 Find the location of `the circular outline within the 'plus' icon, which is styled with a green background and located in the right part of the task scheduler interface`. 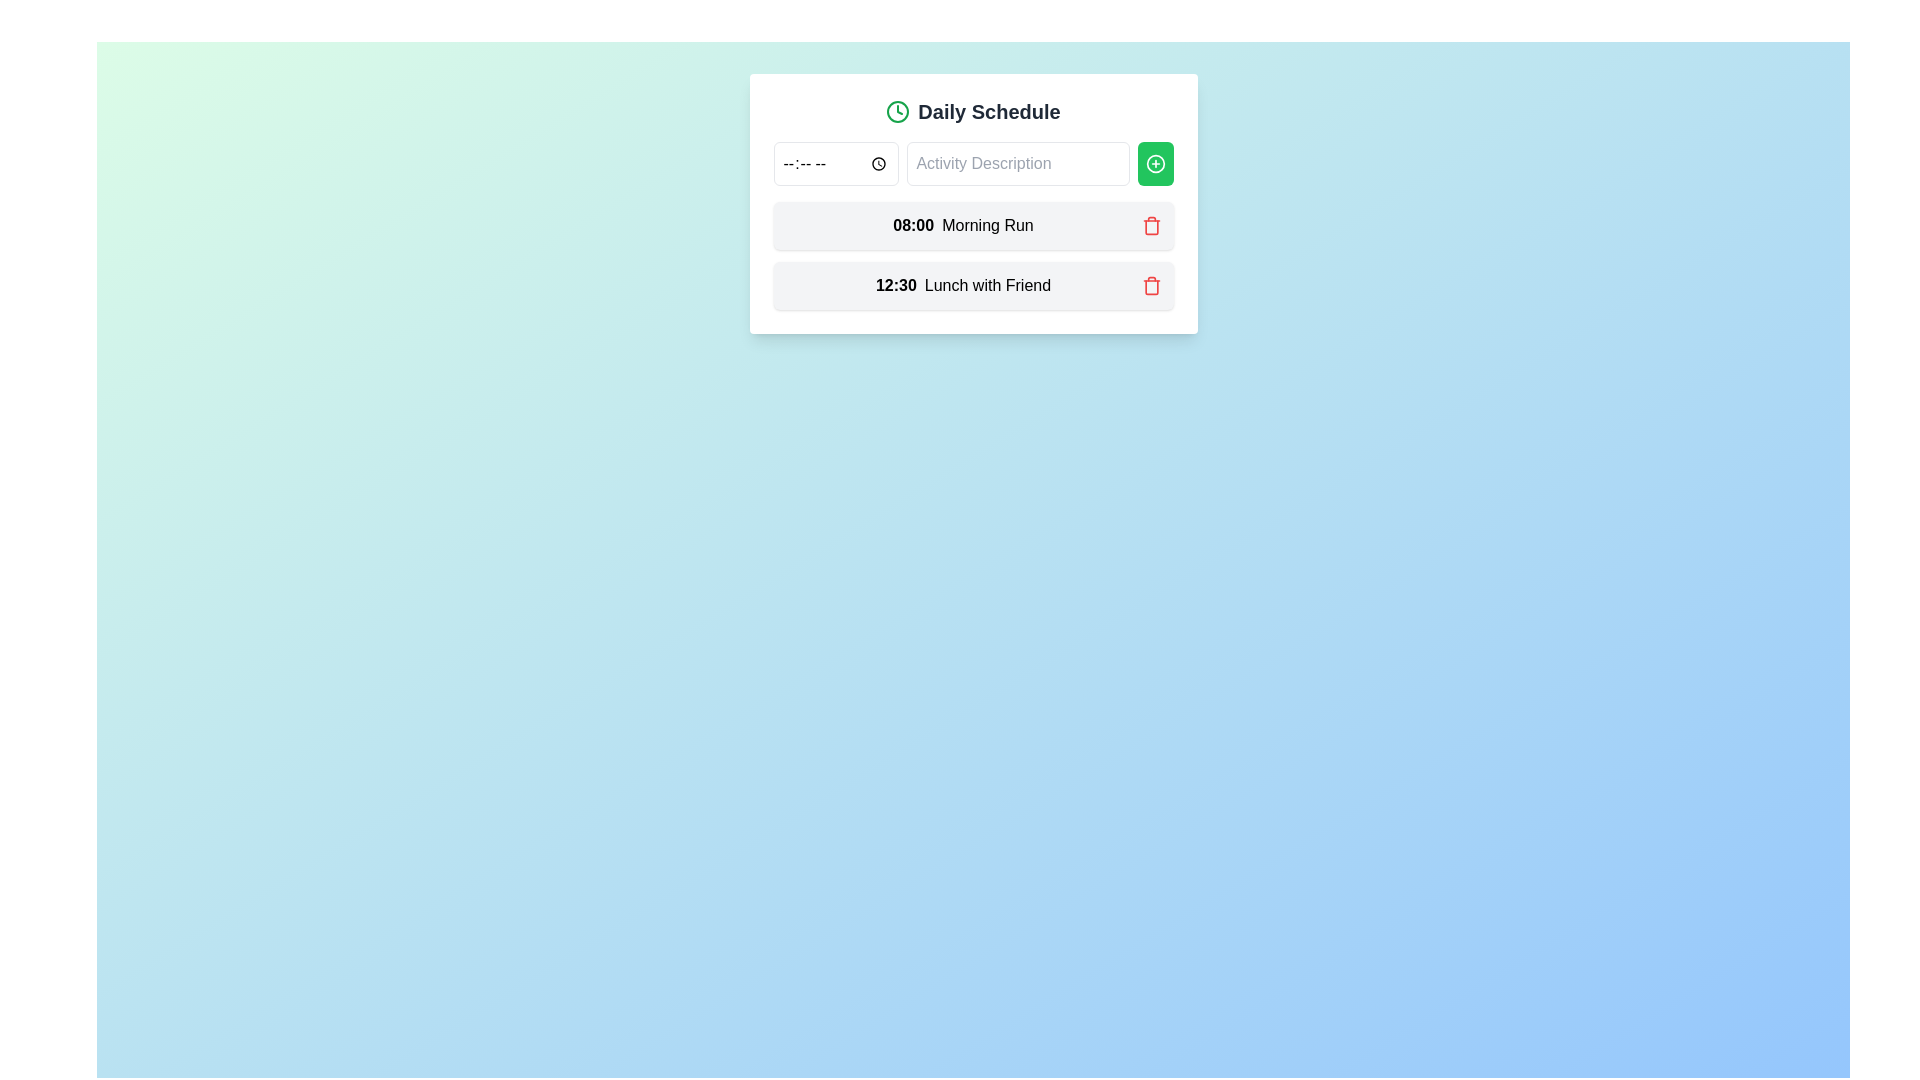

the circular outline within the 'plus' icon, which is styled with a green background and located in the right part of the task scheduler interface is located at coordinates (1155, 163).